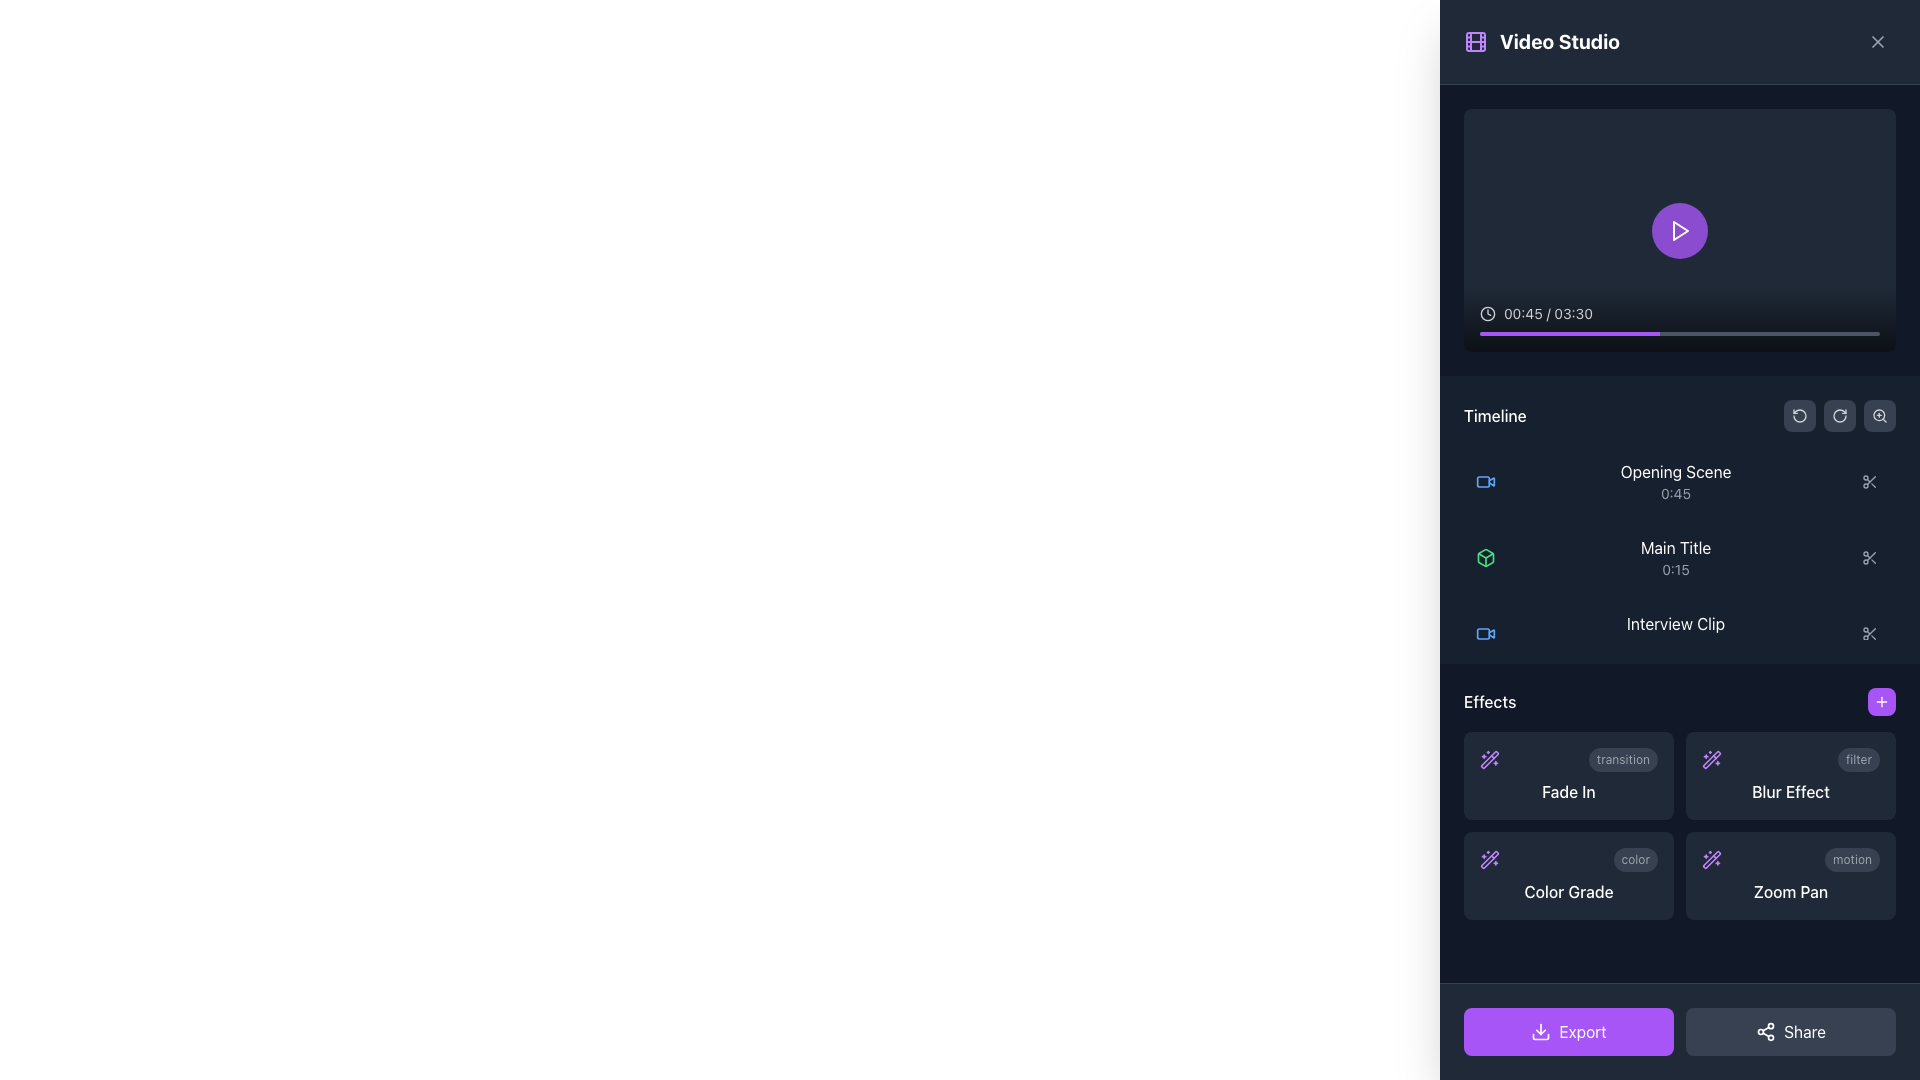 The width and height of the screenshot is (1920, 1080). What do you see at coordinates (1680, 229) in the screenshot?
I see `the progress bar of the video player interface` at bounding box center [1680, 229].